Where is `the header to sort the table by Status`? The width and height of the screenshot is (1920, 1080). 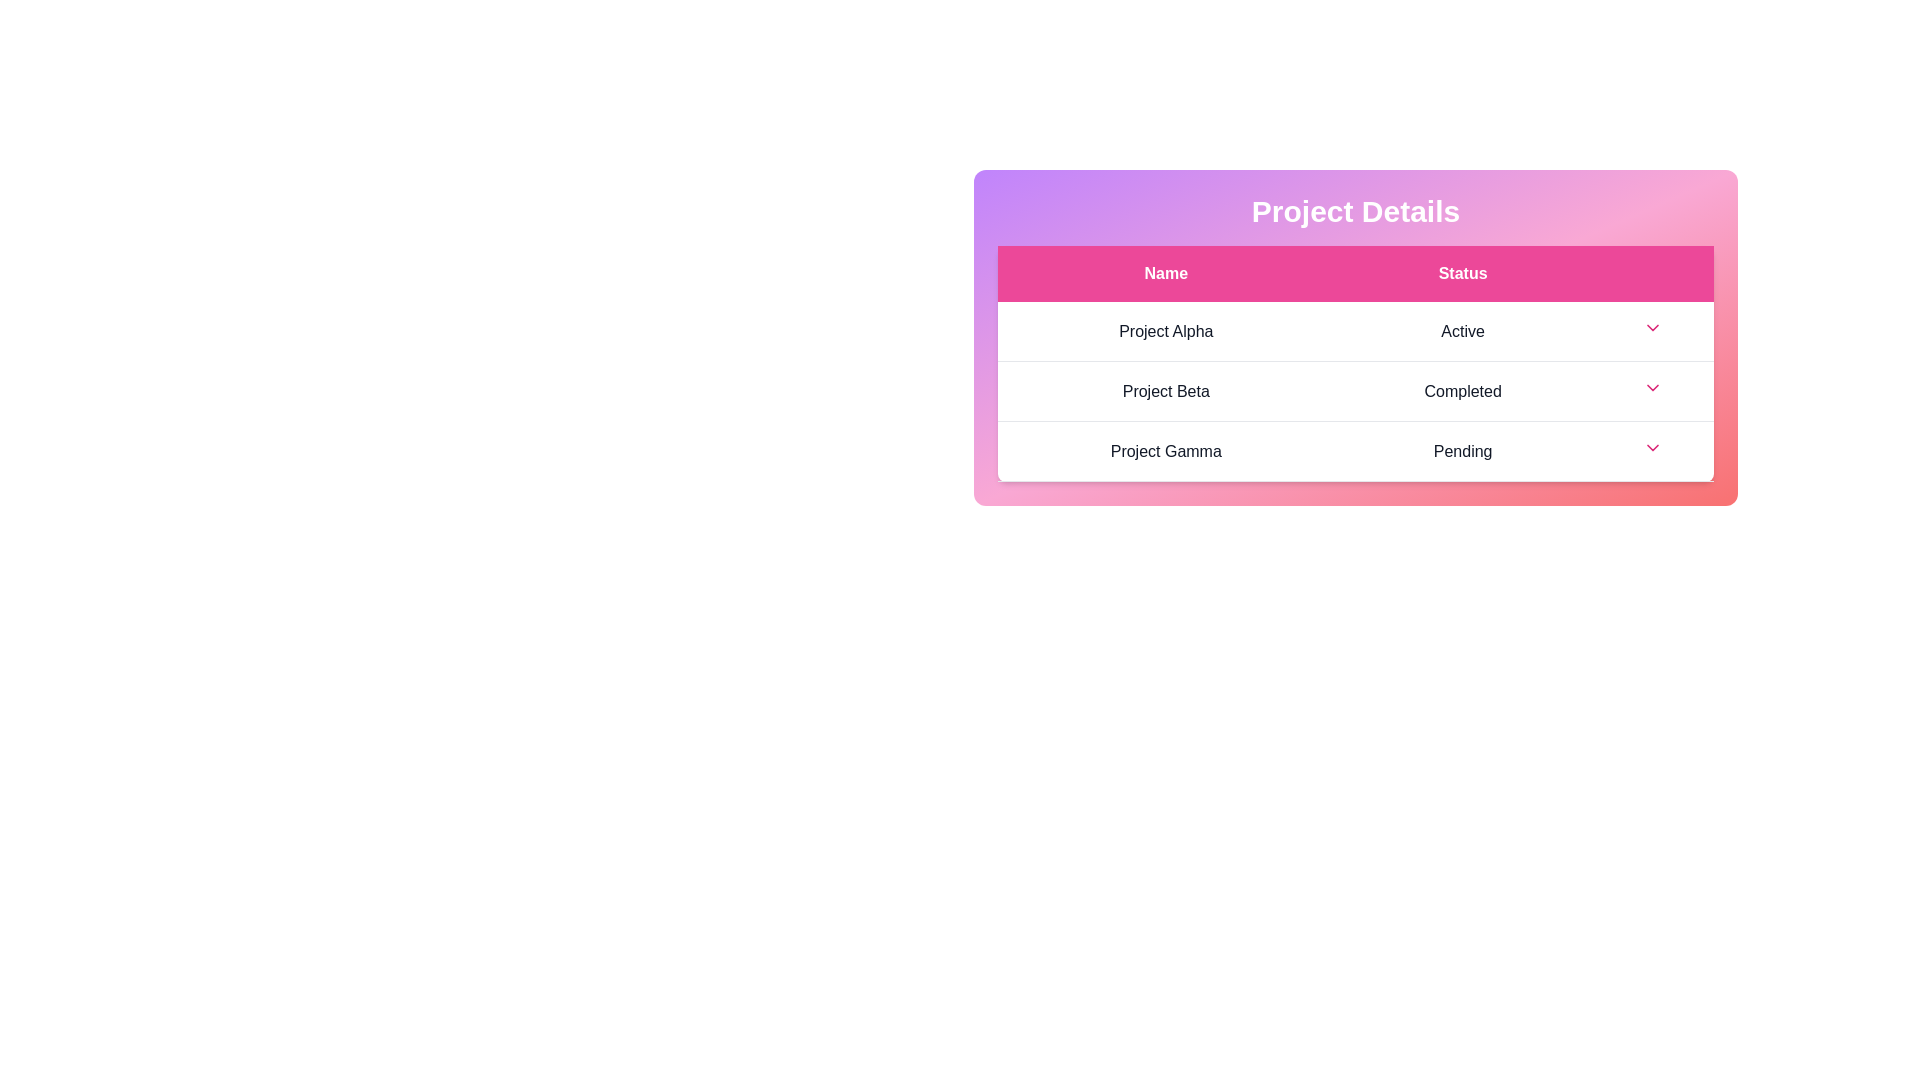
the header to sort the table by Status is located at coordinates (1463, 273).